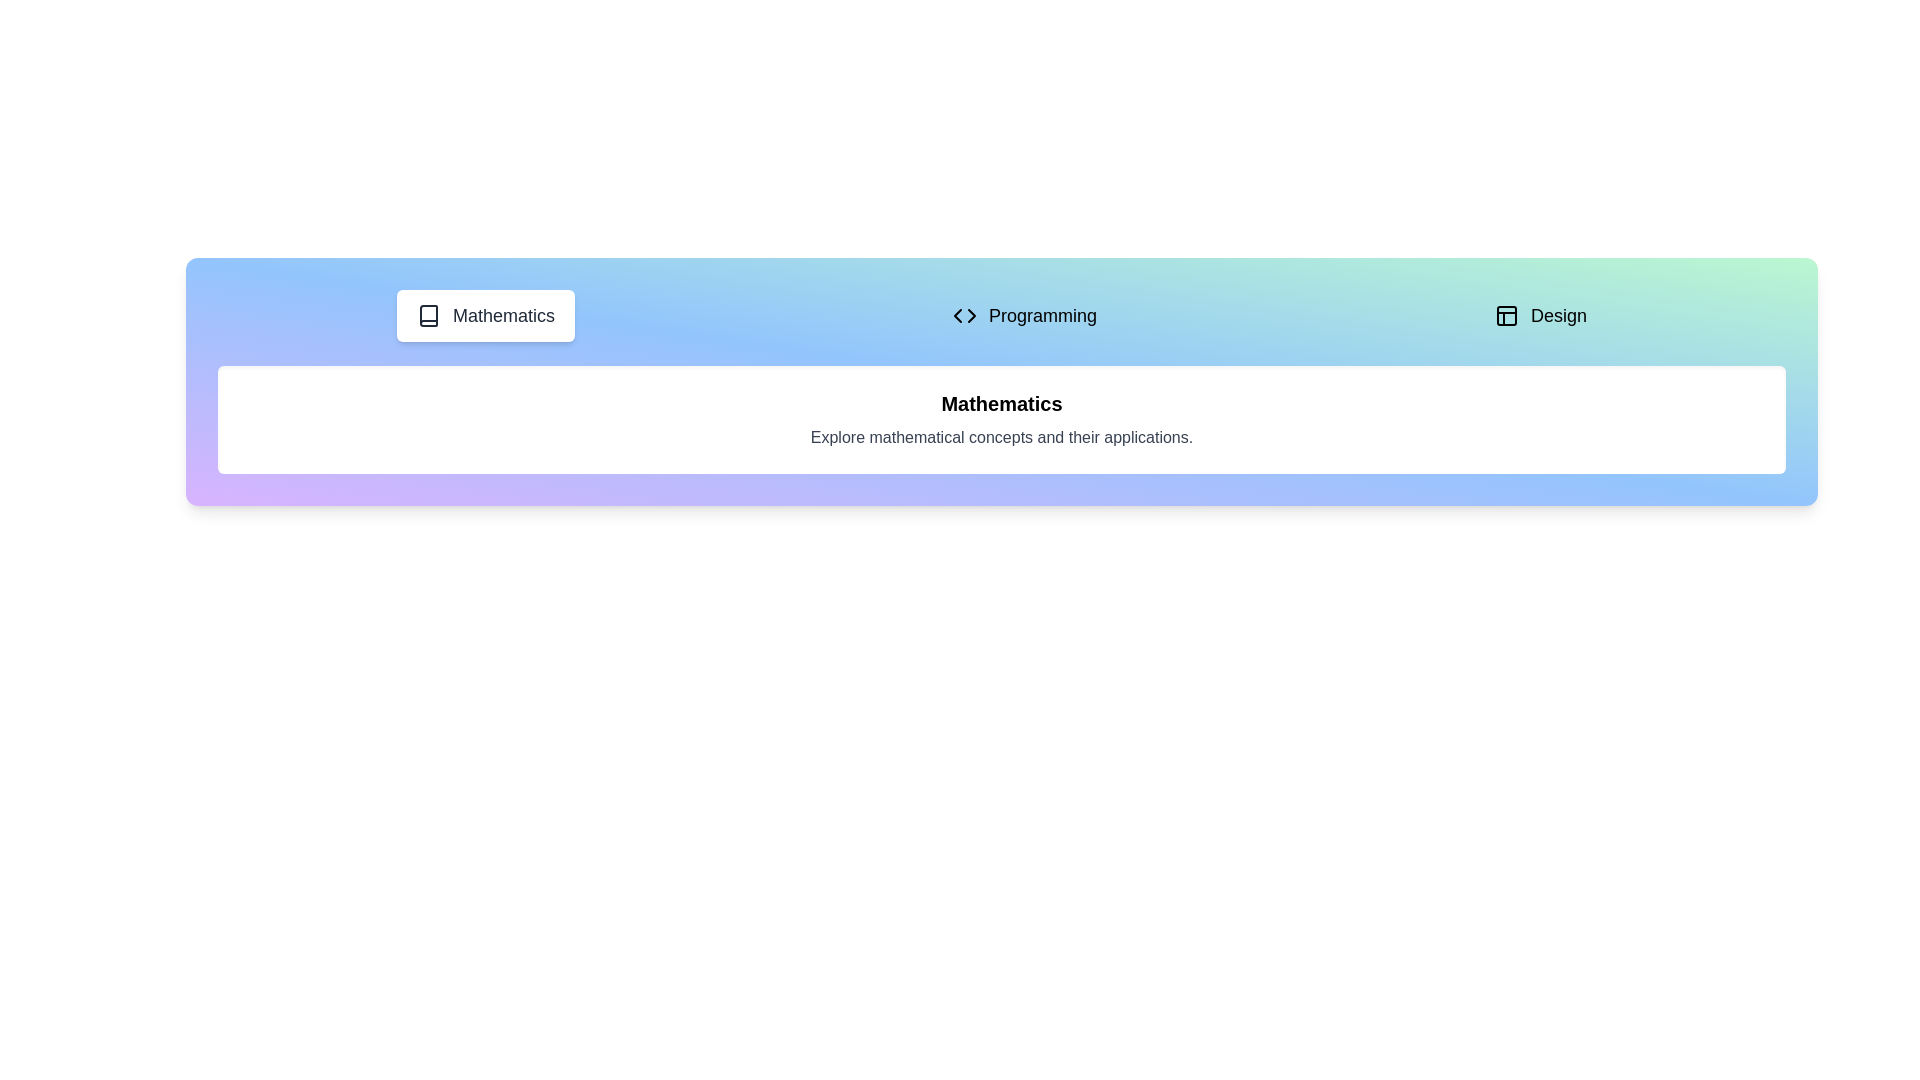 The width and height of the screenshot is (1920, 1080). What do you see at coordinates (485, 315) in the screenshot?
I see `the button corresponding to the module Mathematics` at bounding box center [485, 315].